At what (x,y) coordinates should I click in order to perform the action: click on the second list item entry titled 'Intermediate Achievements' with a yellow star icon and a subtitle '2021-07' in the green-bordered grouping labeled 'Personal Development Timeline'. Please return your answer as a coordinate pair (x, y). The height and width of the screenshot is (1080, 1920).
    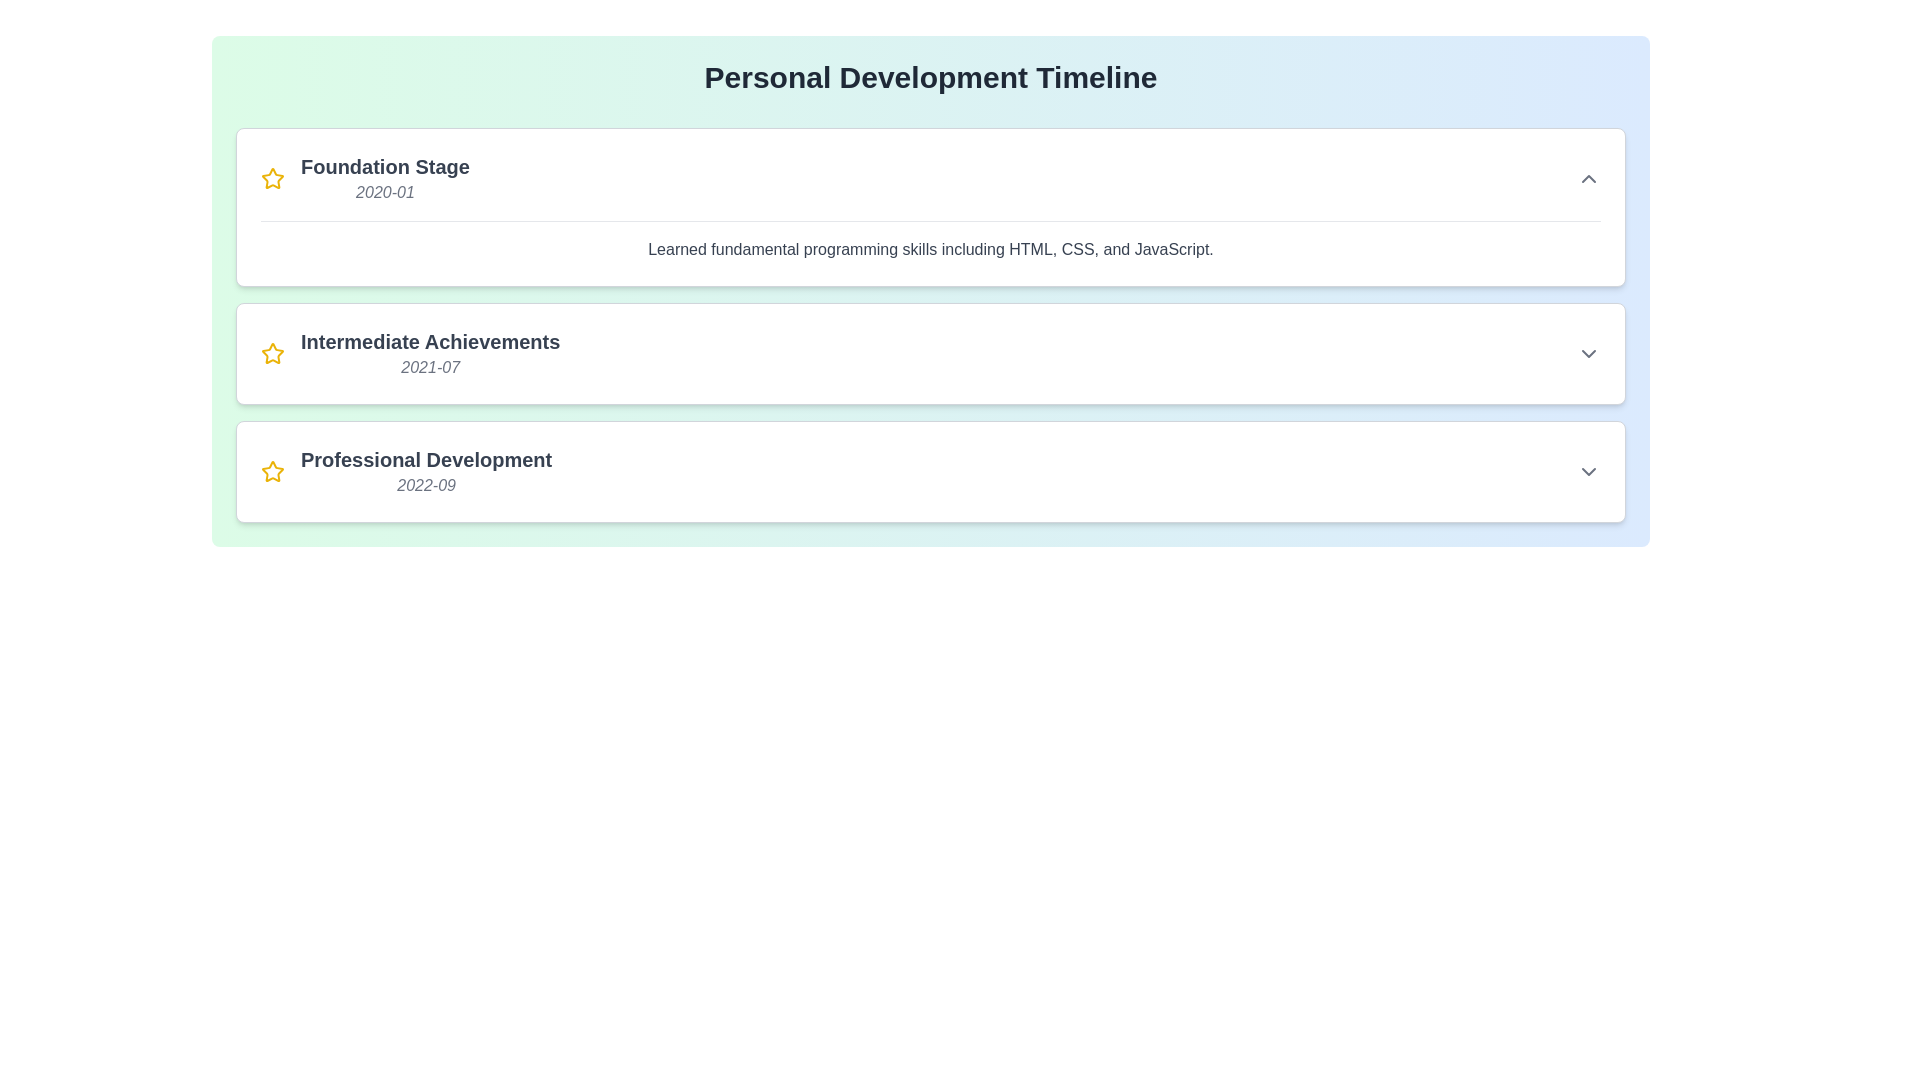
    Looking at the image, I should click on (409, 353).